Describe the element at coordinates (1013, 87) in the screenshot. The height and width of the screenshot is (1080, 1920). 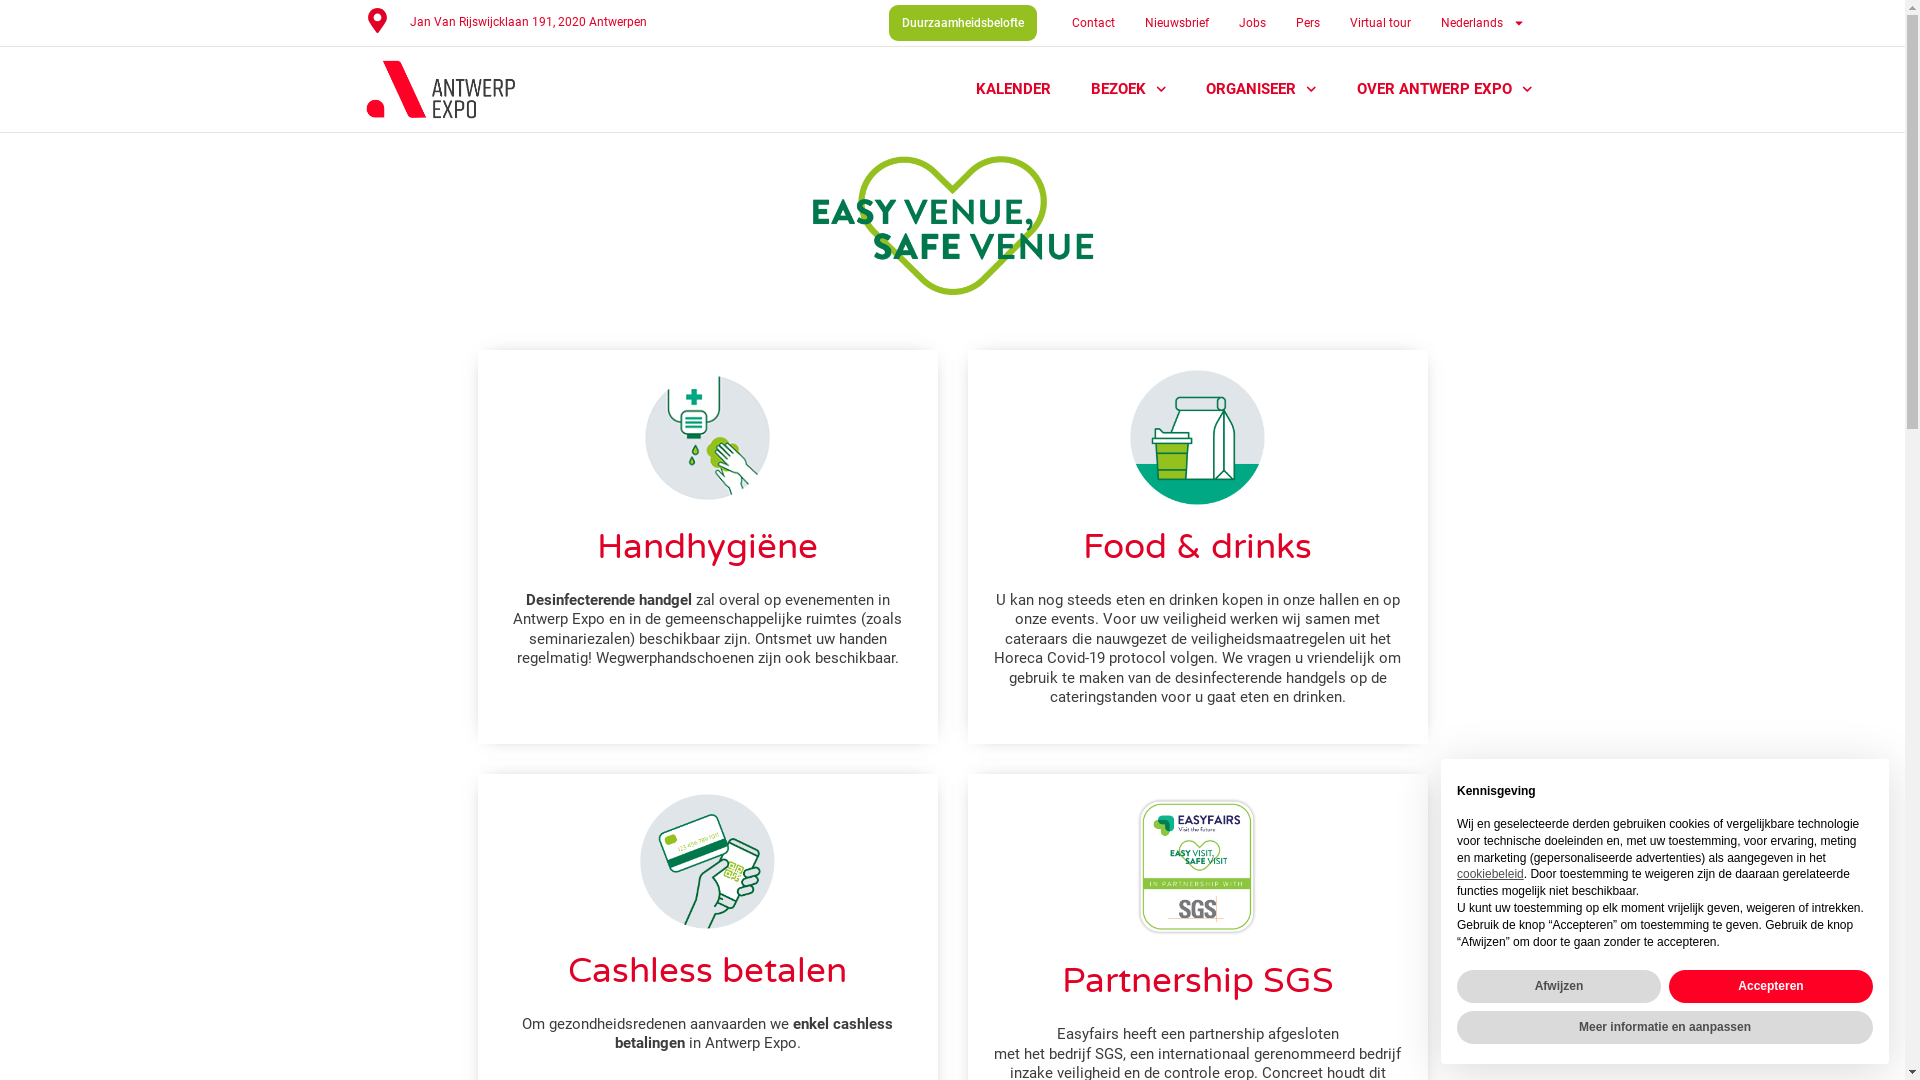
I see `'KALENDER'` at that location.